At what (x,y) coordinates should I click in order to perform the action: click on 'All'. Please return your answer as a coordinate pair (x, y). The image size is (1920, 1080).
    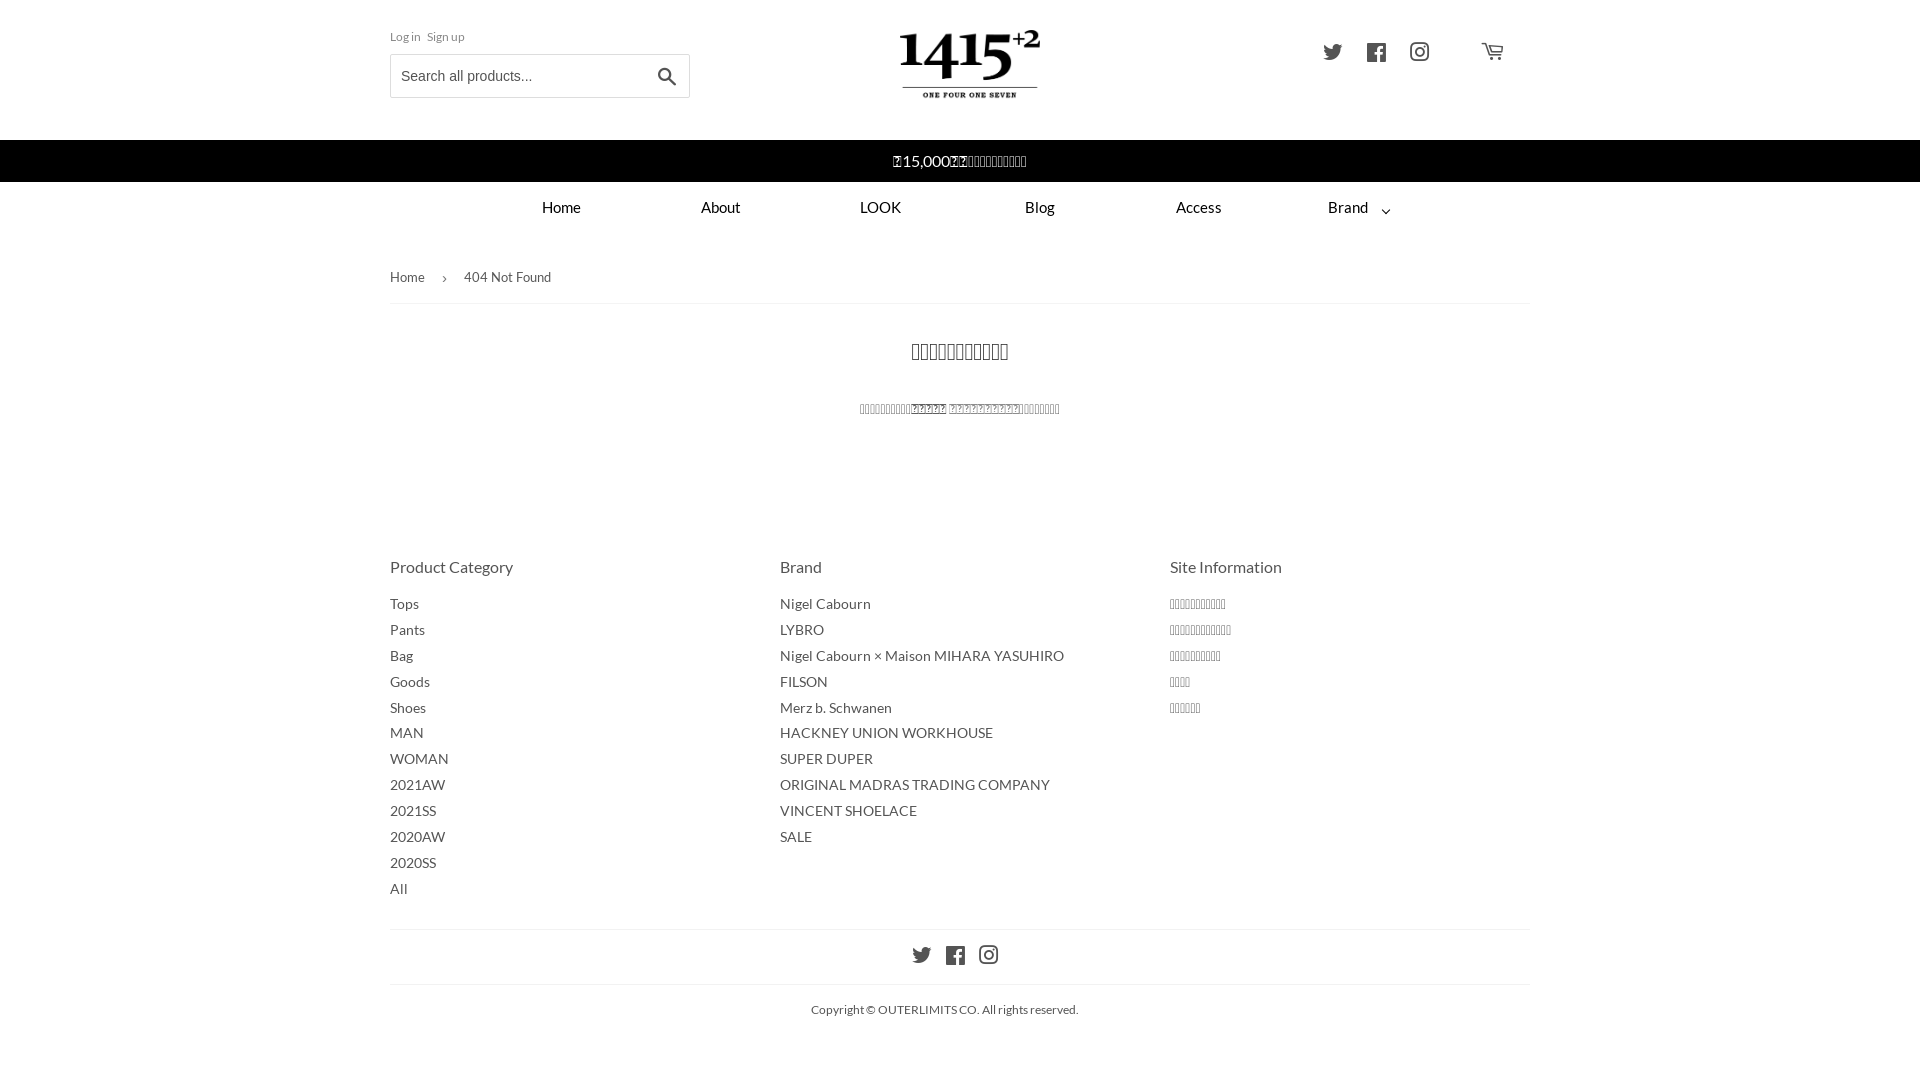
    Looking at the image, I should click on (389, 887).